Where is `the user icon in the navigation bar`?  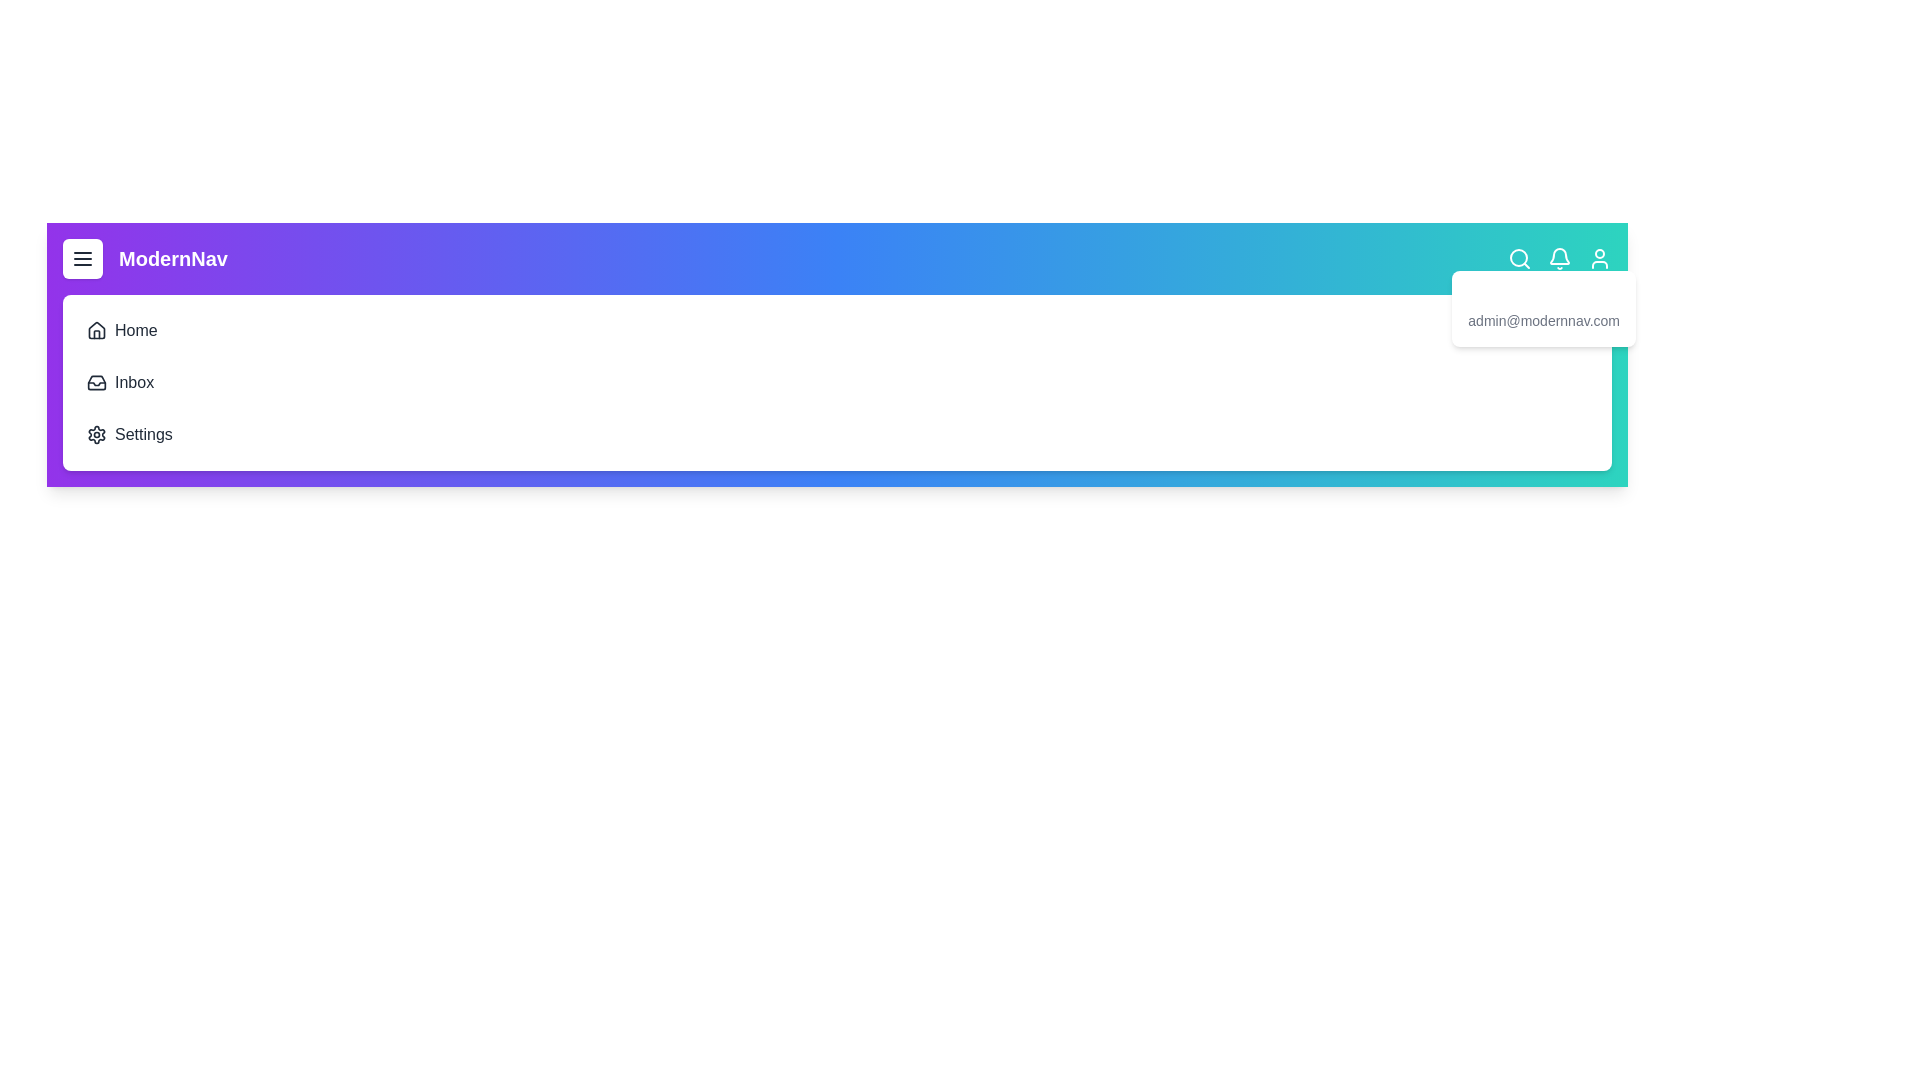 the user icon in the navigation bar is located at coordinates (1598, 257).